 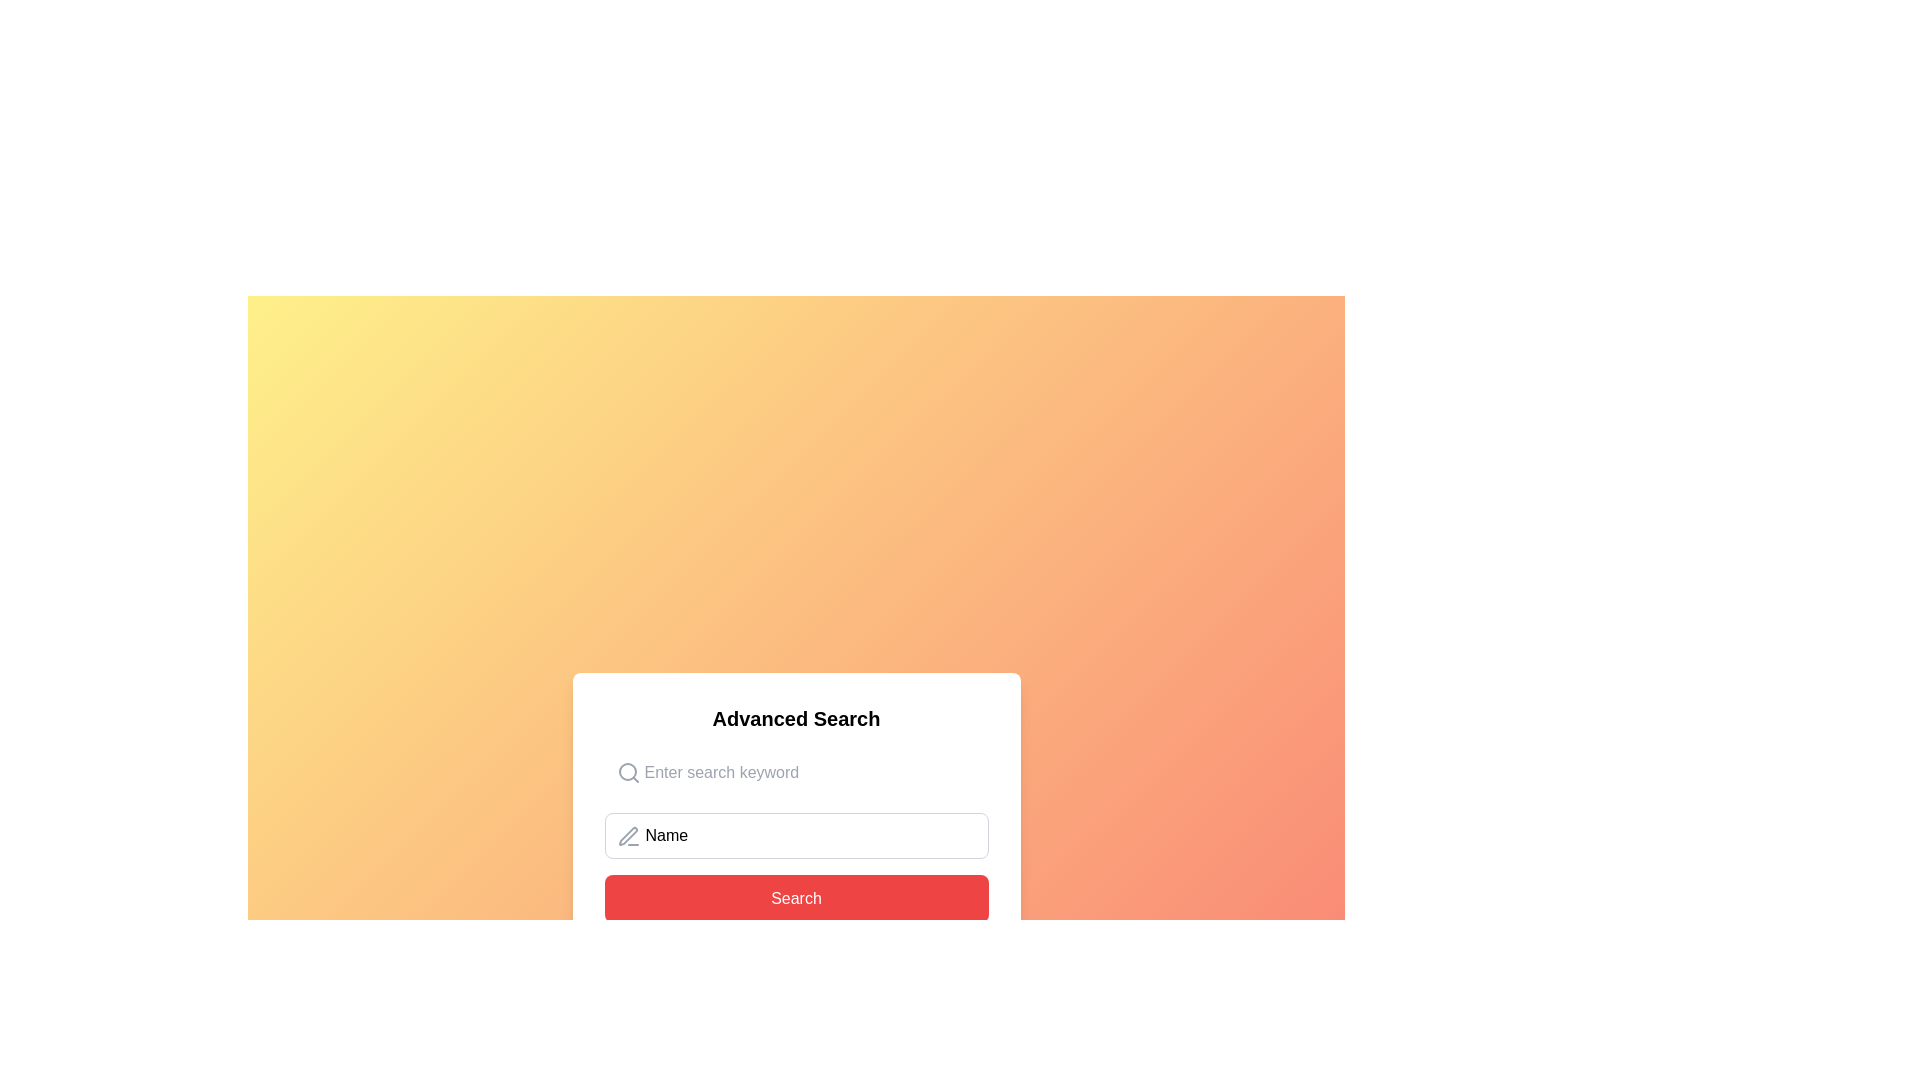 What do you see at coordinates (795, 897) in the screenshot?
I see `the 'Search' button with a red background and white text` at bounding box center [795, 897].